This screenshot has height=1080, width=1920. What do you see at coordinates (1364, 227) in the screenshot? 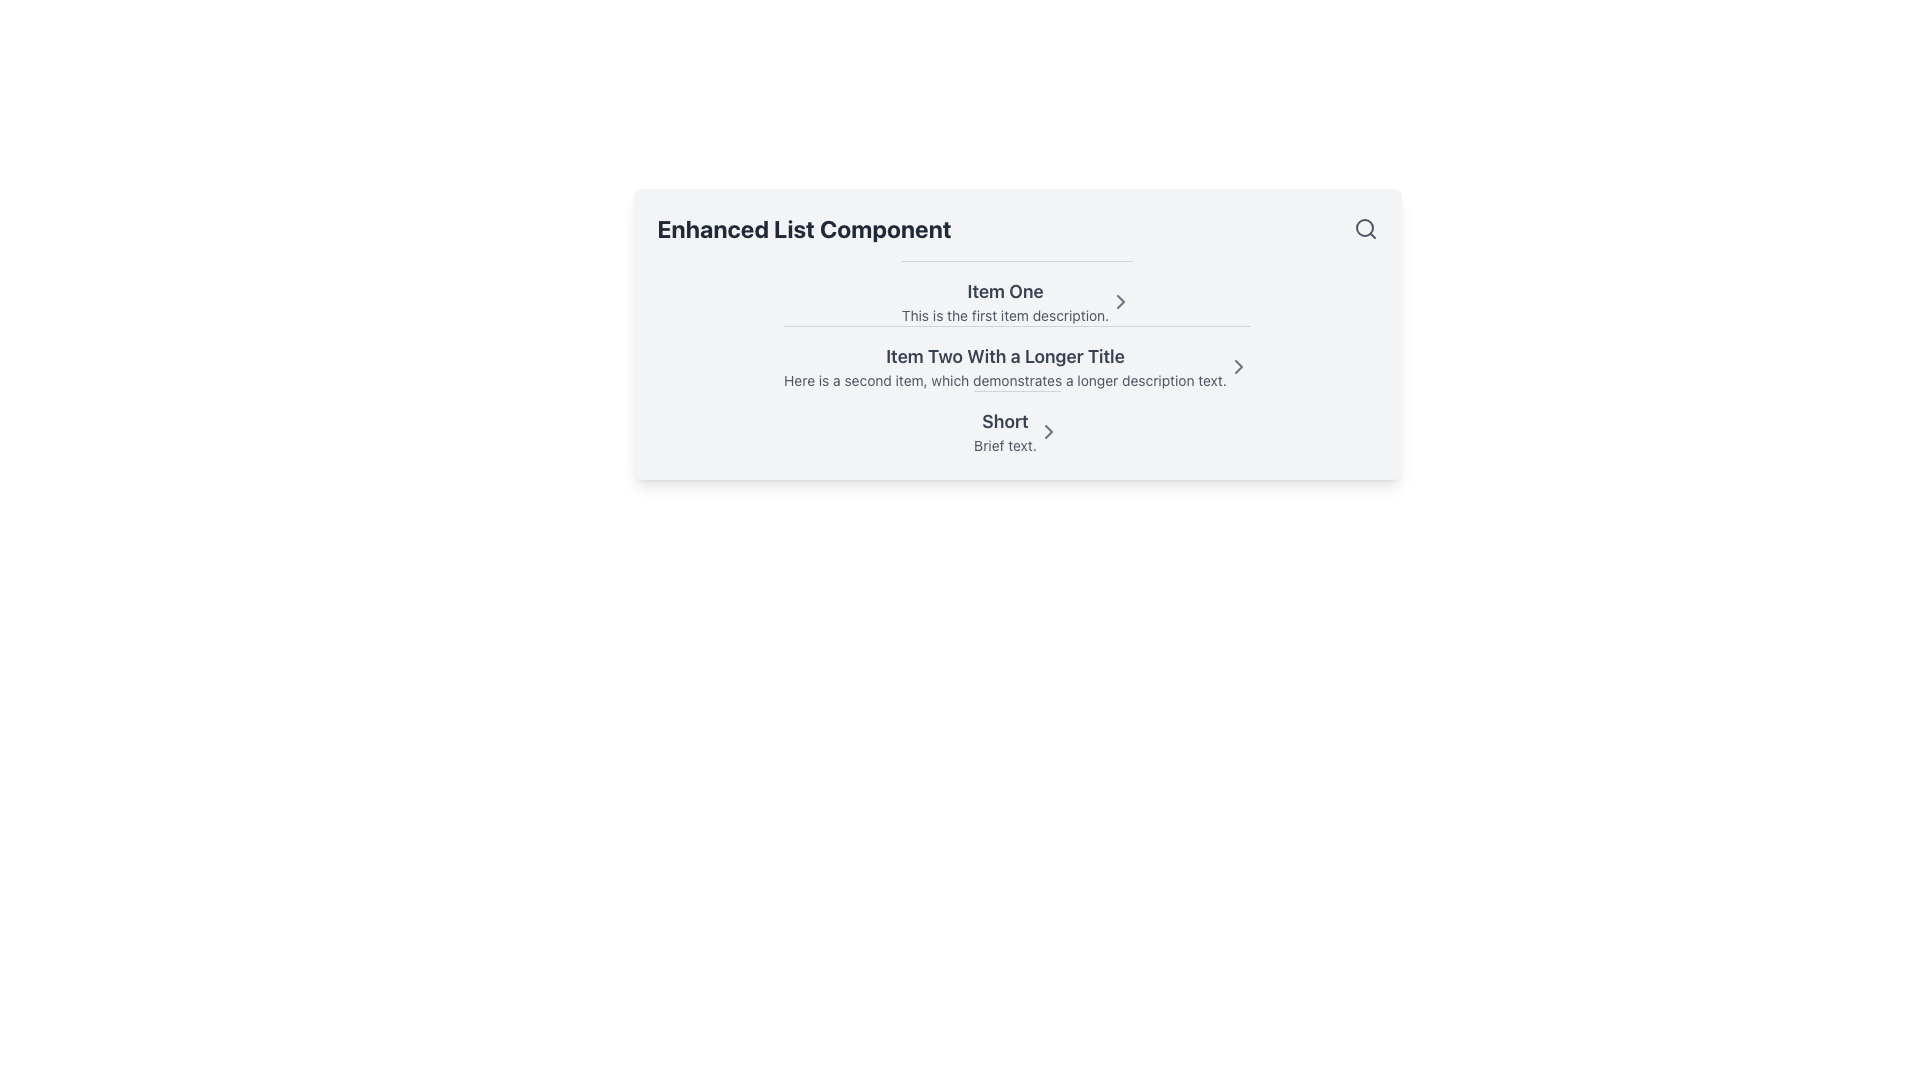
I see `the search icon located at the top-right corner next to the title 'Enhanced List Component'` at bounding box center [1364, 227].